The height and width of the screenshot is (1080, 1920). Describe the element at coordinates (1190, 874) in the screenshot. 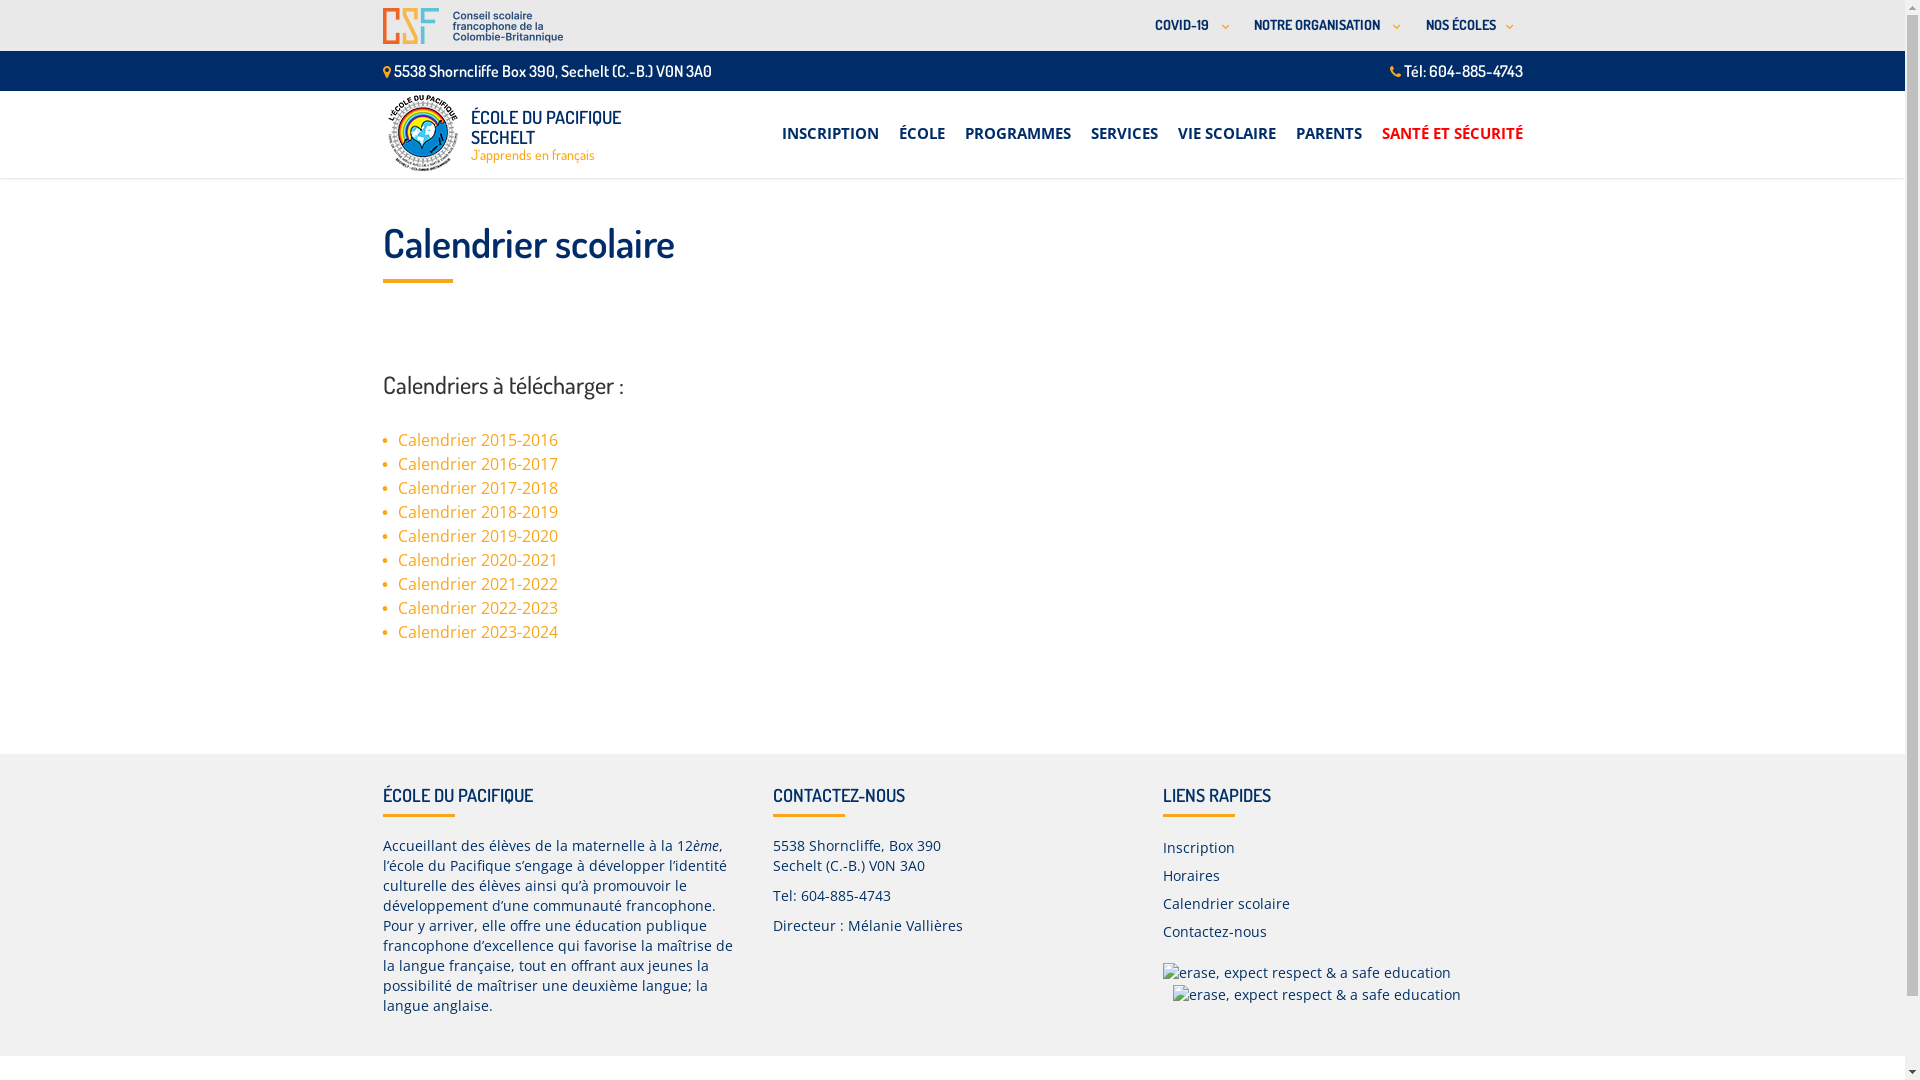

I see `'Horaires'` at that location.